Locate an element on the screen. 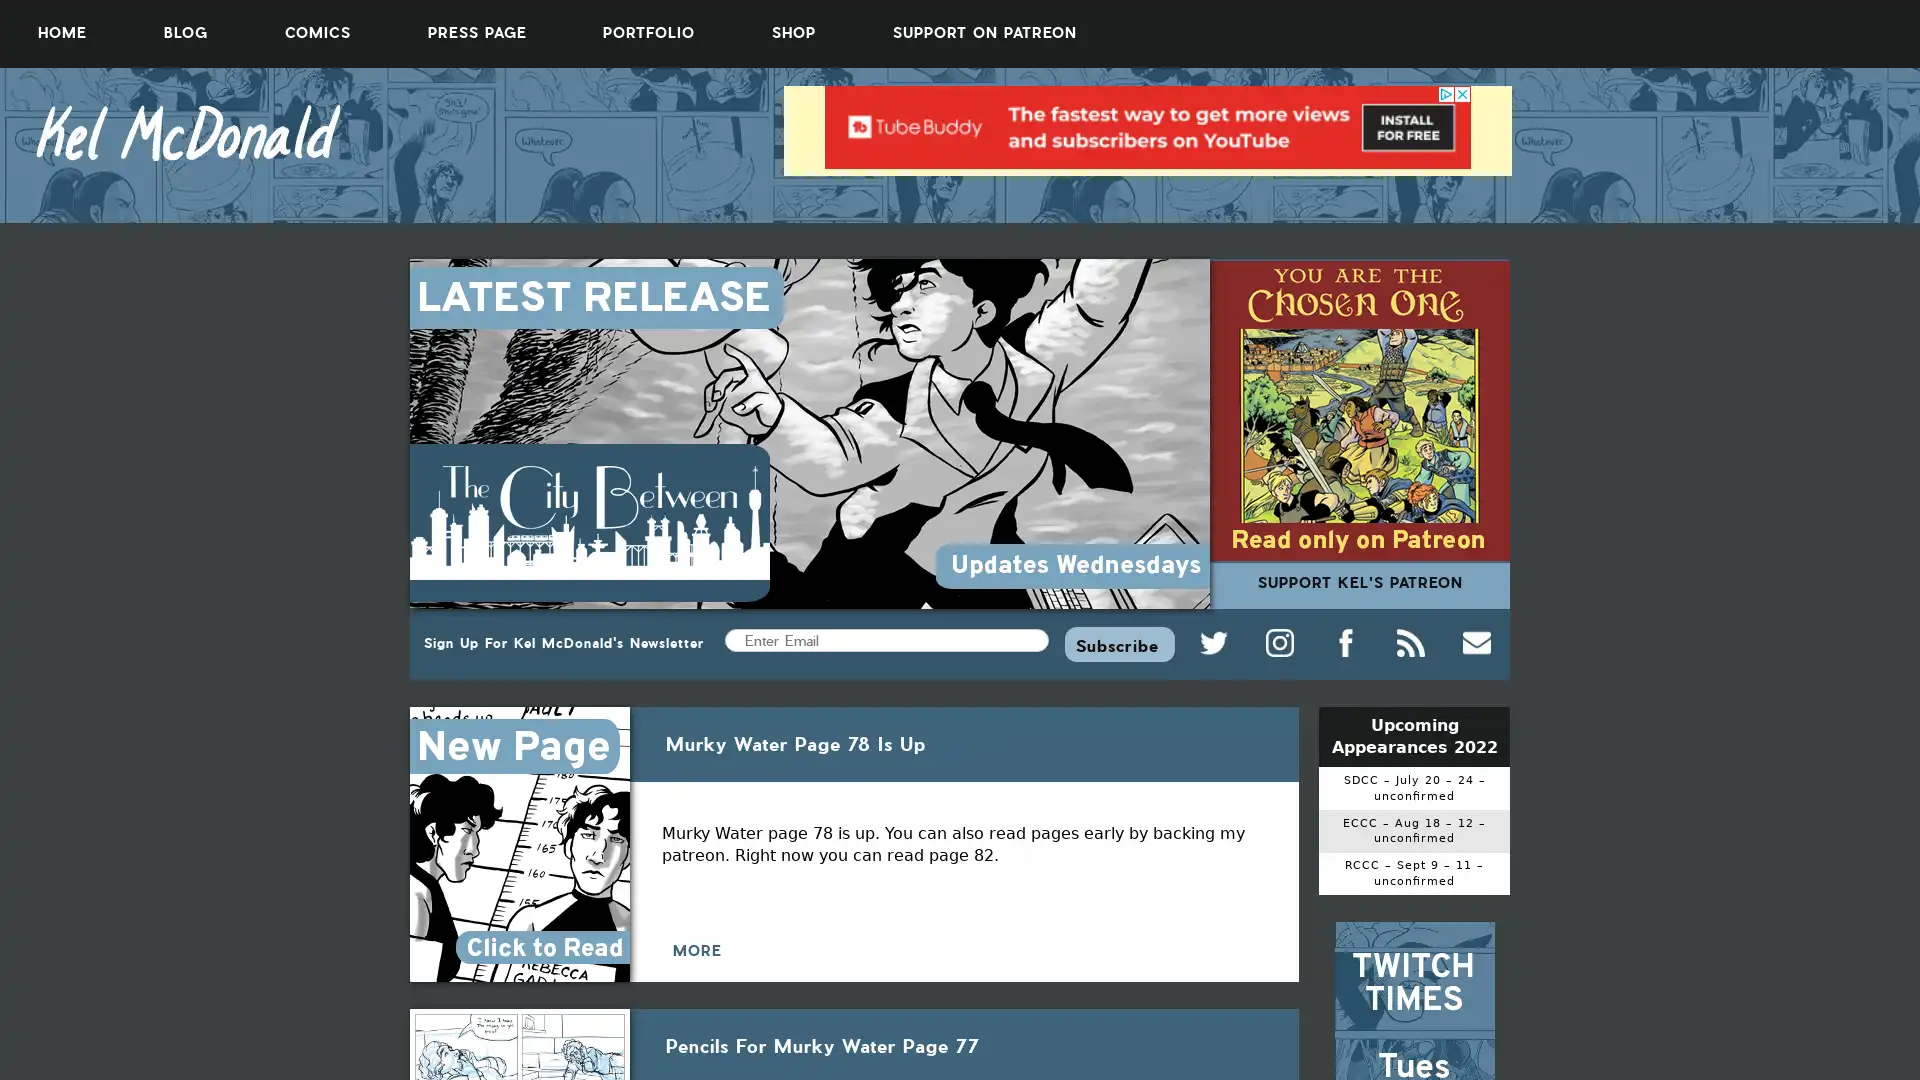  Subscribe is located at coordinates (1118, 643).